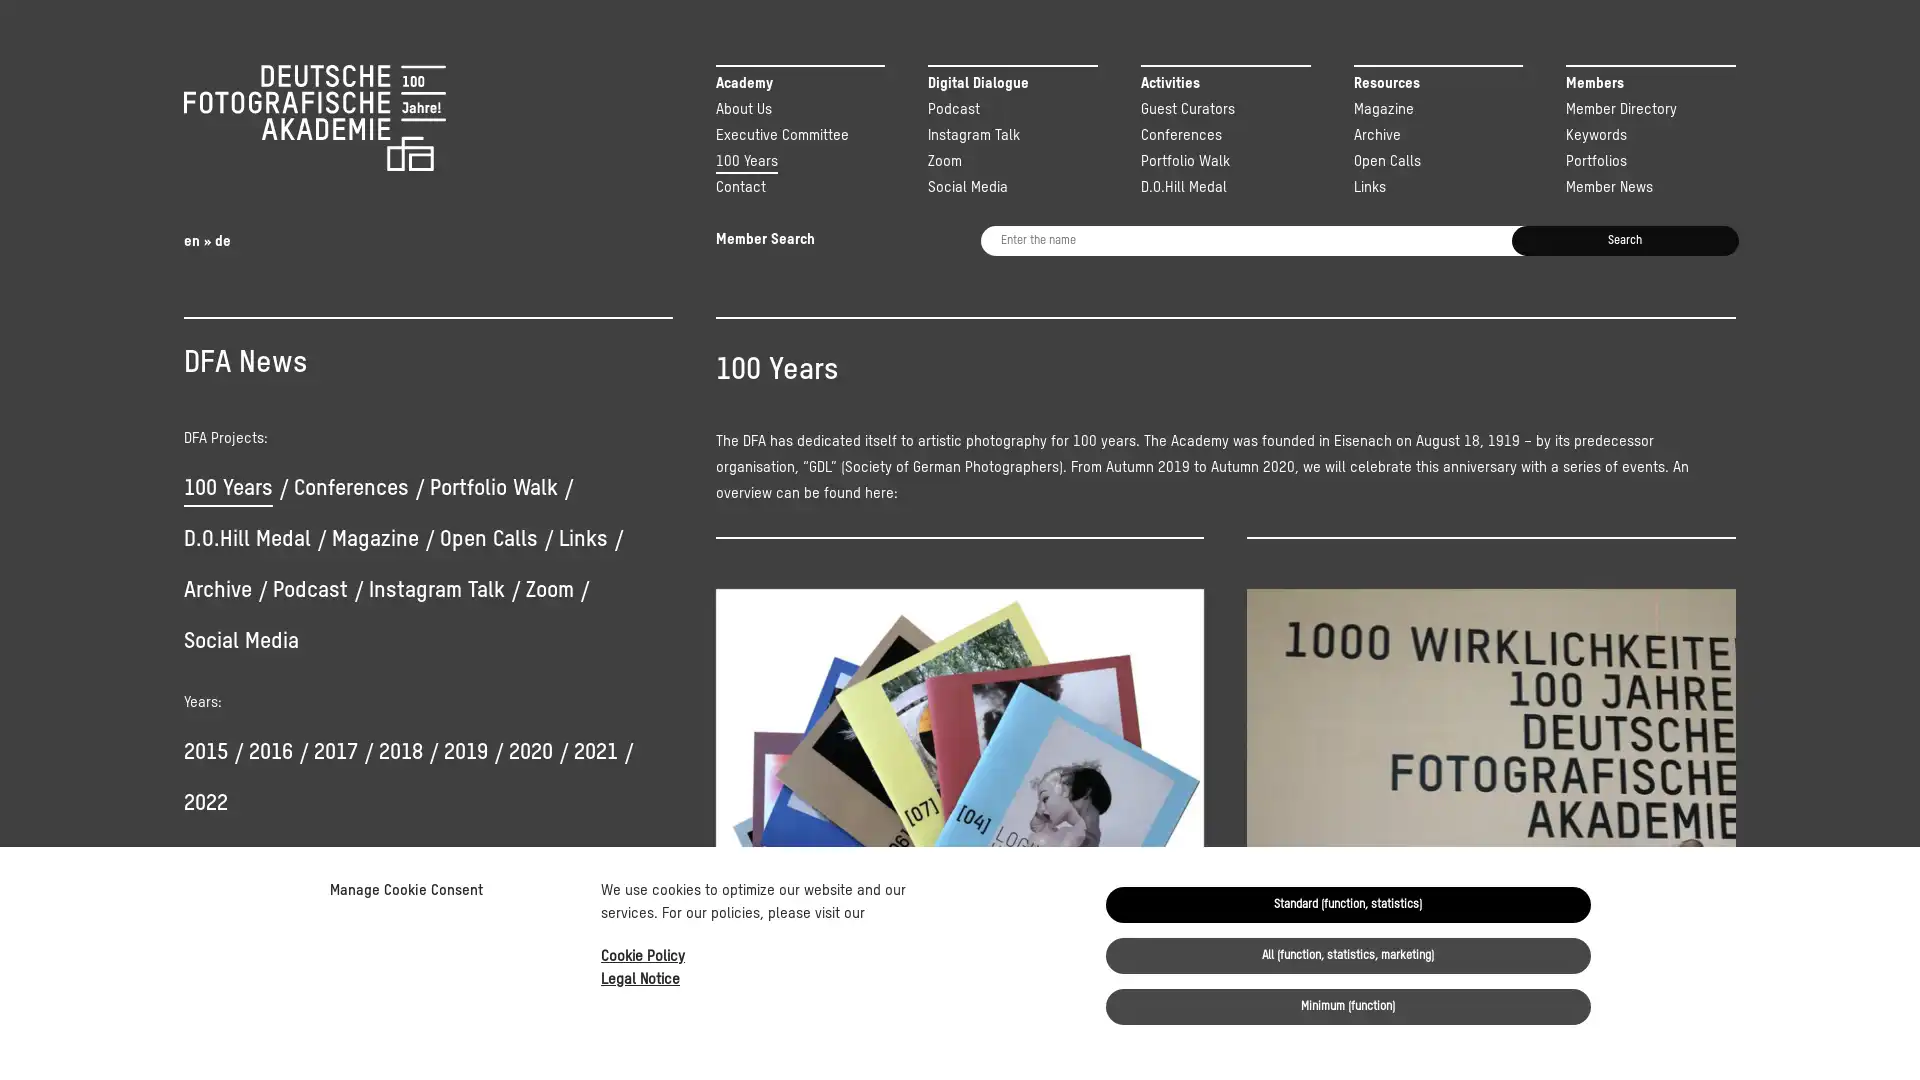 The height and width of the screenshot is (1080, 1920). I want to click on 2019, so click(464, 752).